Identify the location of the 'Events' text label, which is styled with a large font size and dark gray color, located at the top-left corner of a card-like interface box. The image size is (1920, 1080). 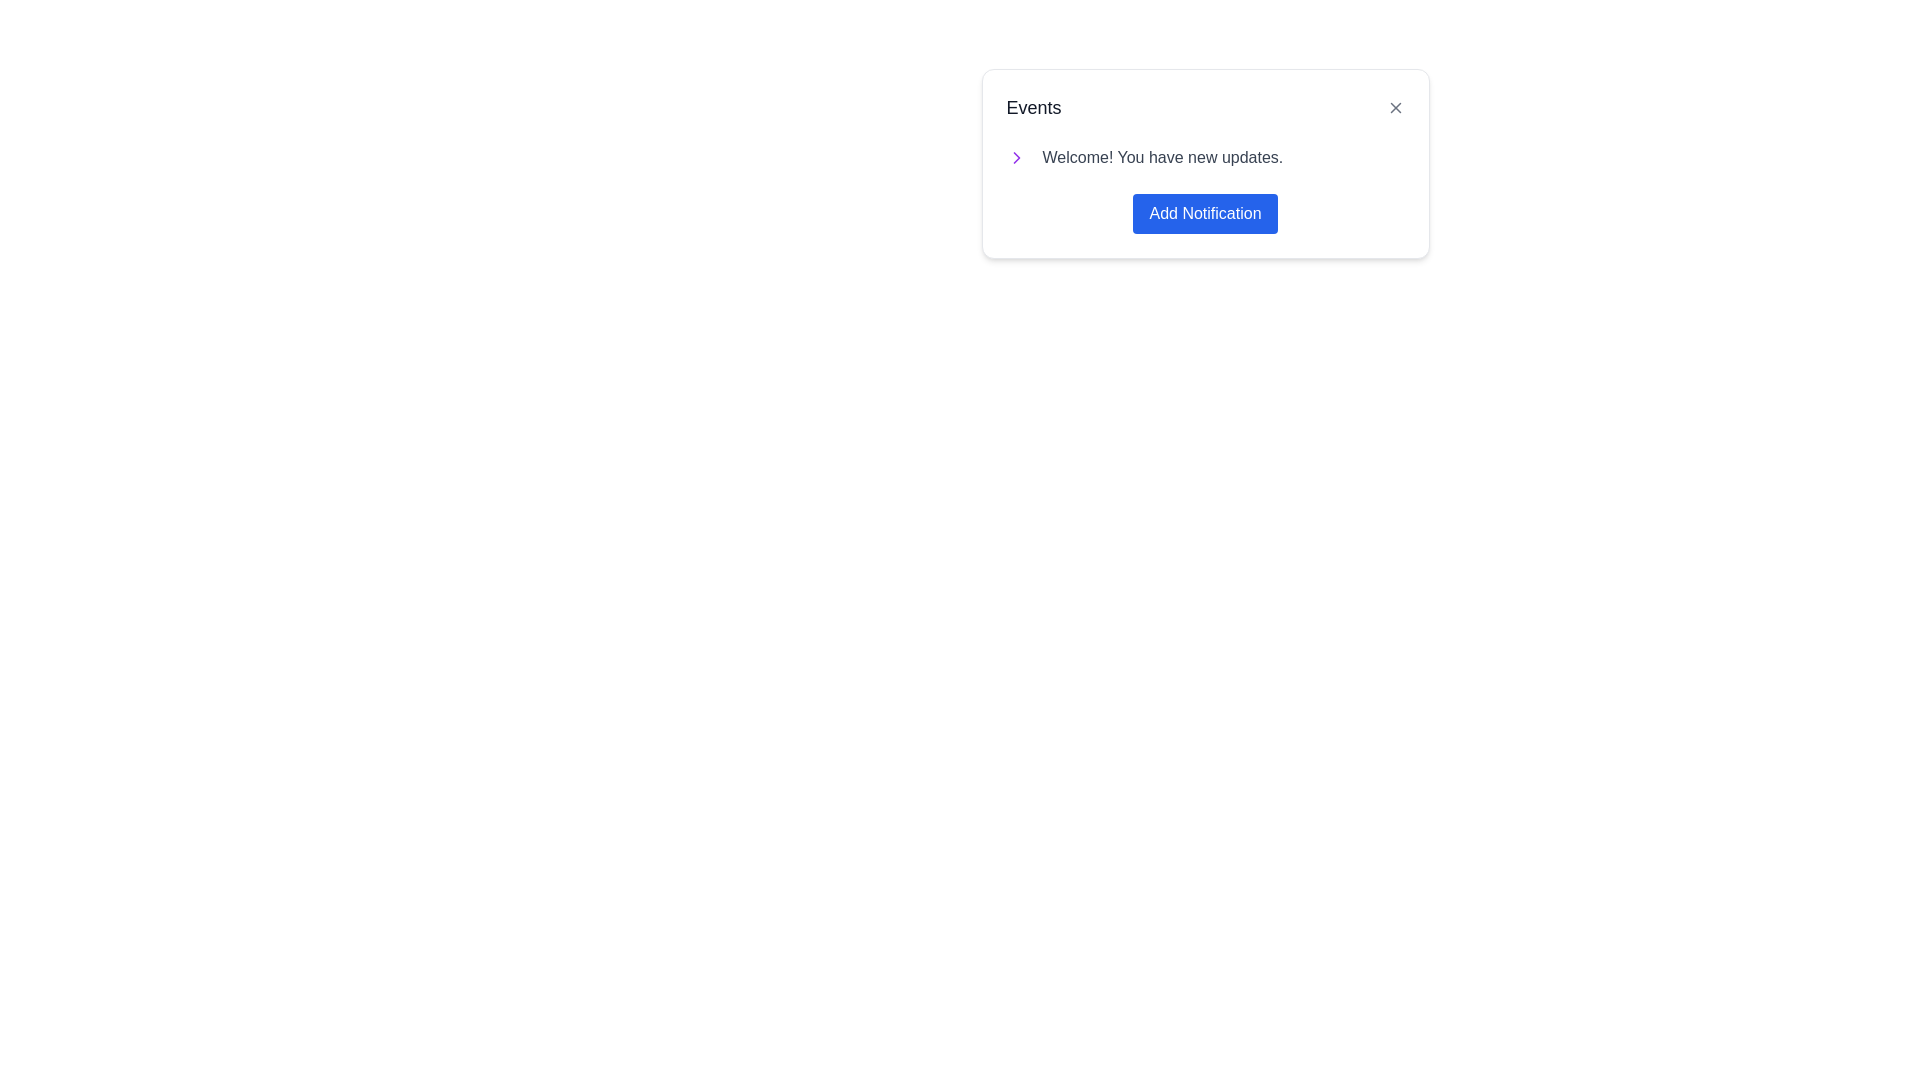
(1034, 108).